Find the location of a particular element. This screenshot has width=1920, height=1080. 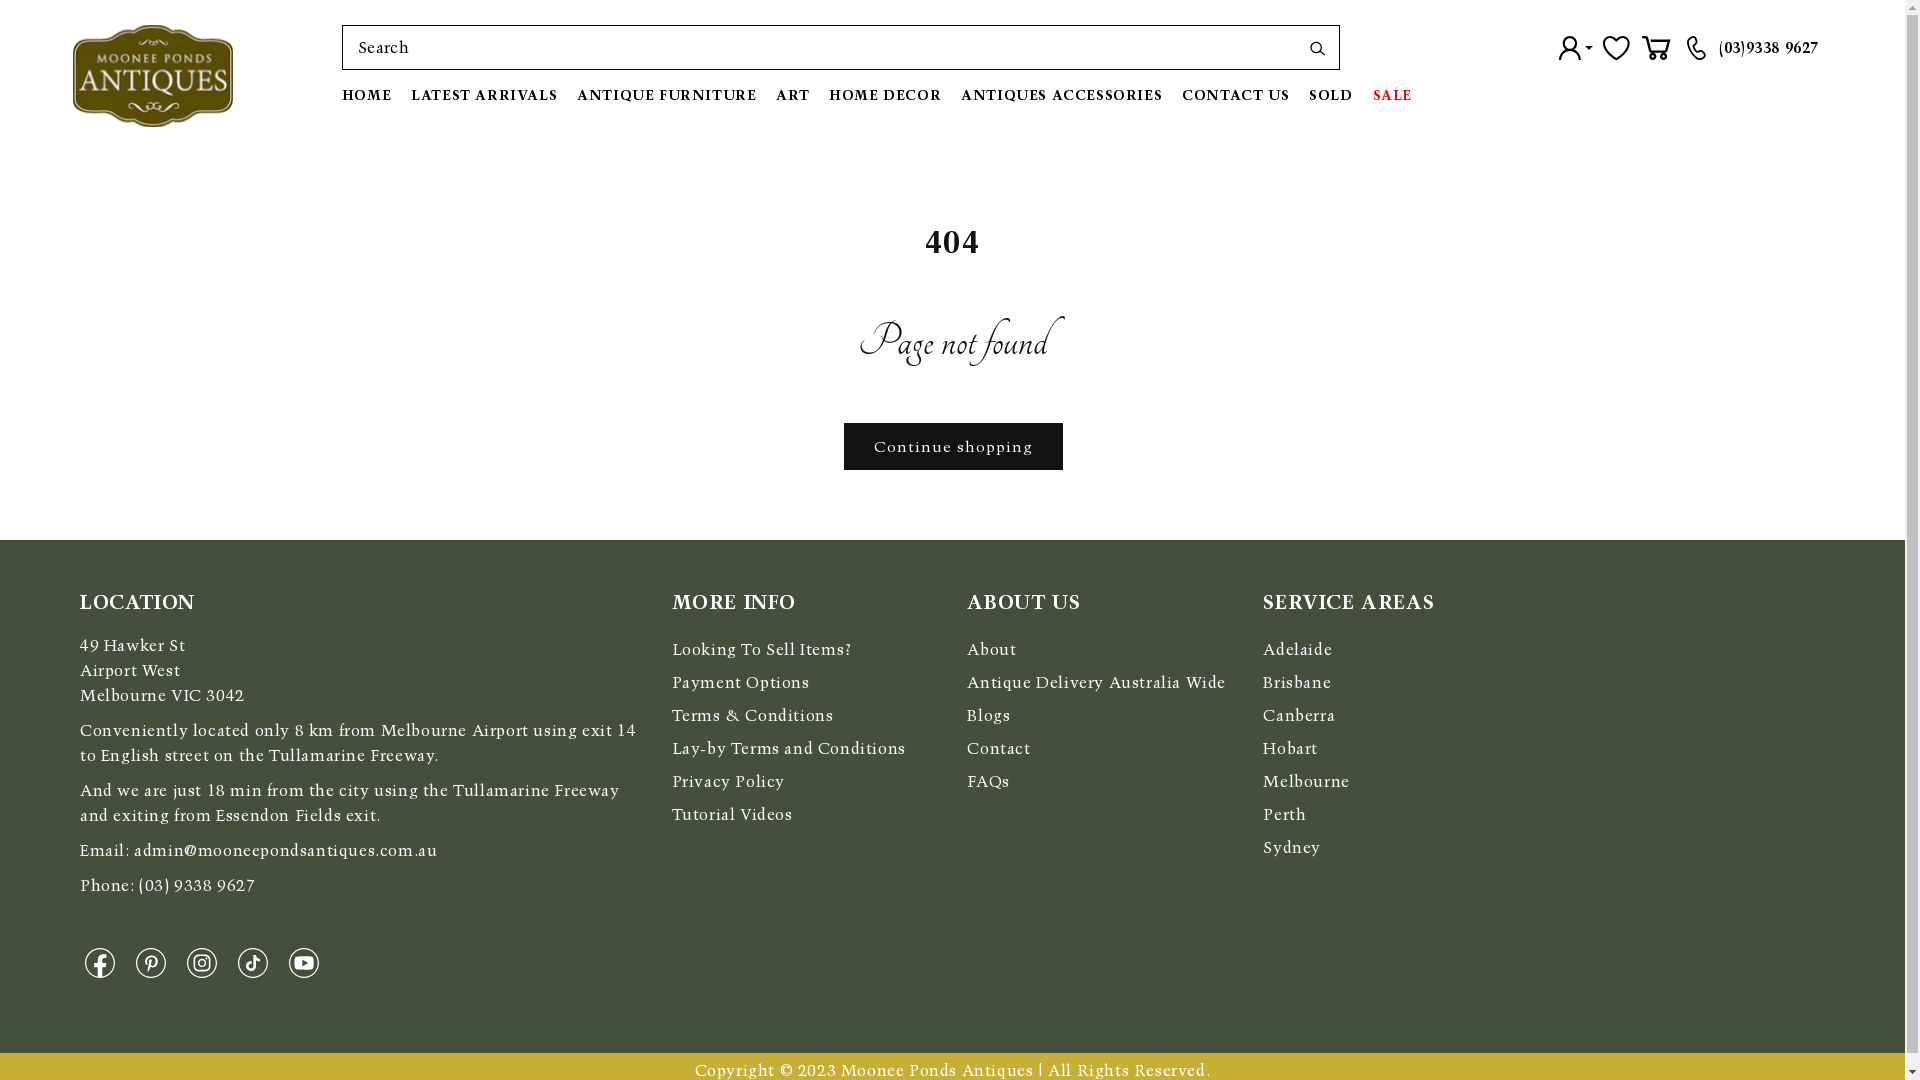

'Terms & Conditions' is located at coordinates (752, 714).